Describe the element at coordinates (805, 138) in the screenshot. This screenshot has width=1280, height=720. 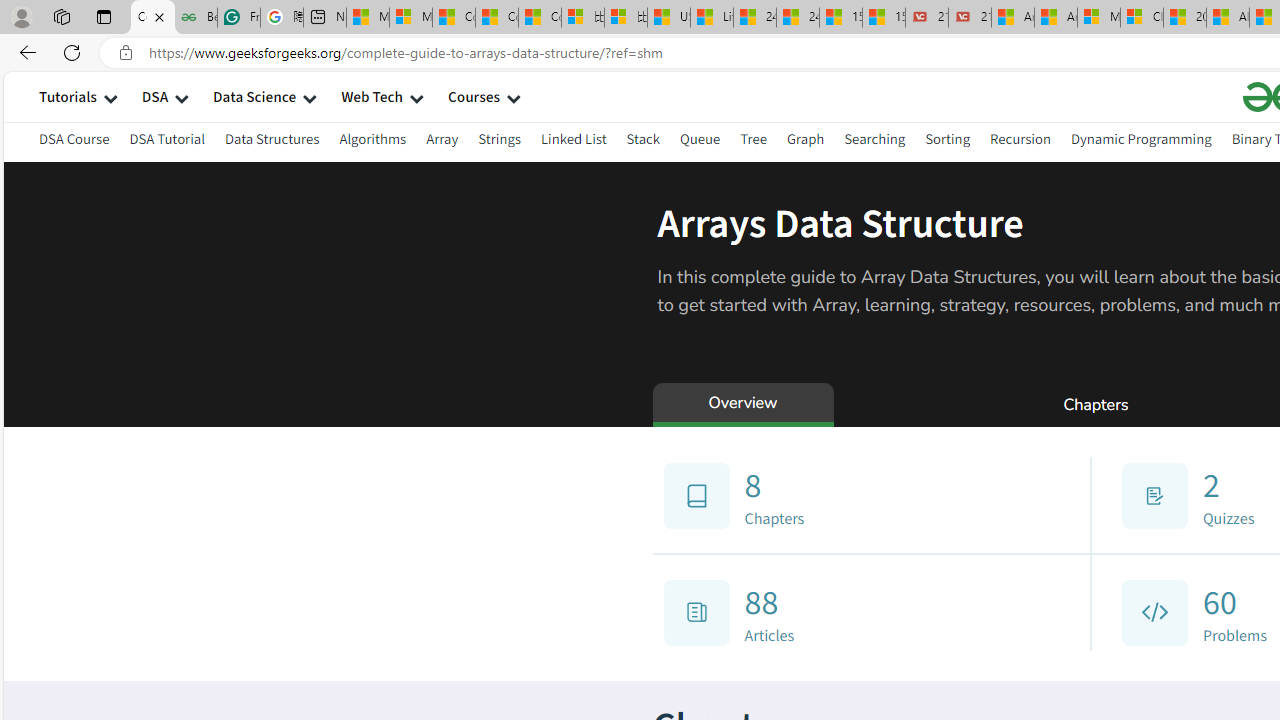
I see `'Graph'` at that location.